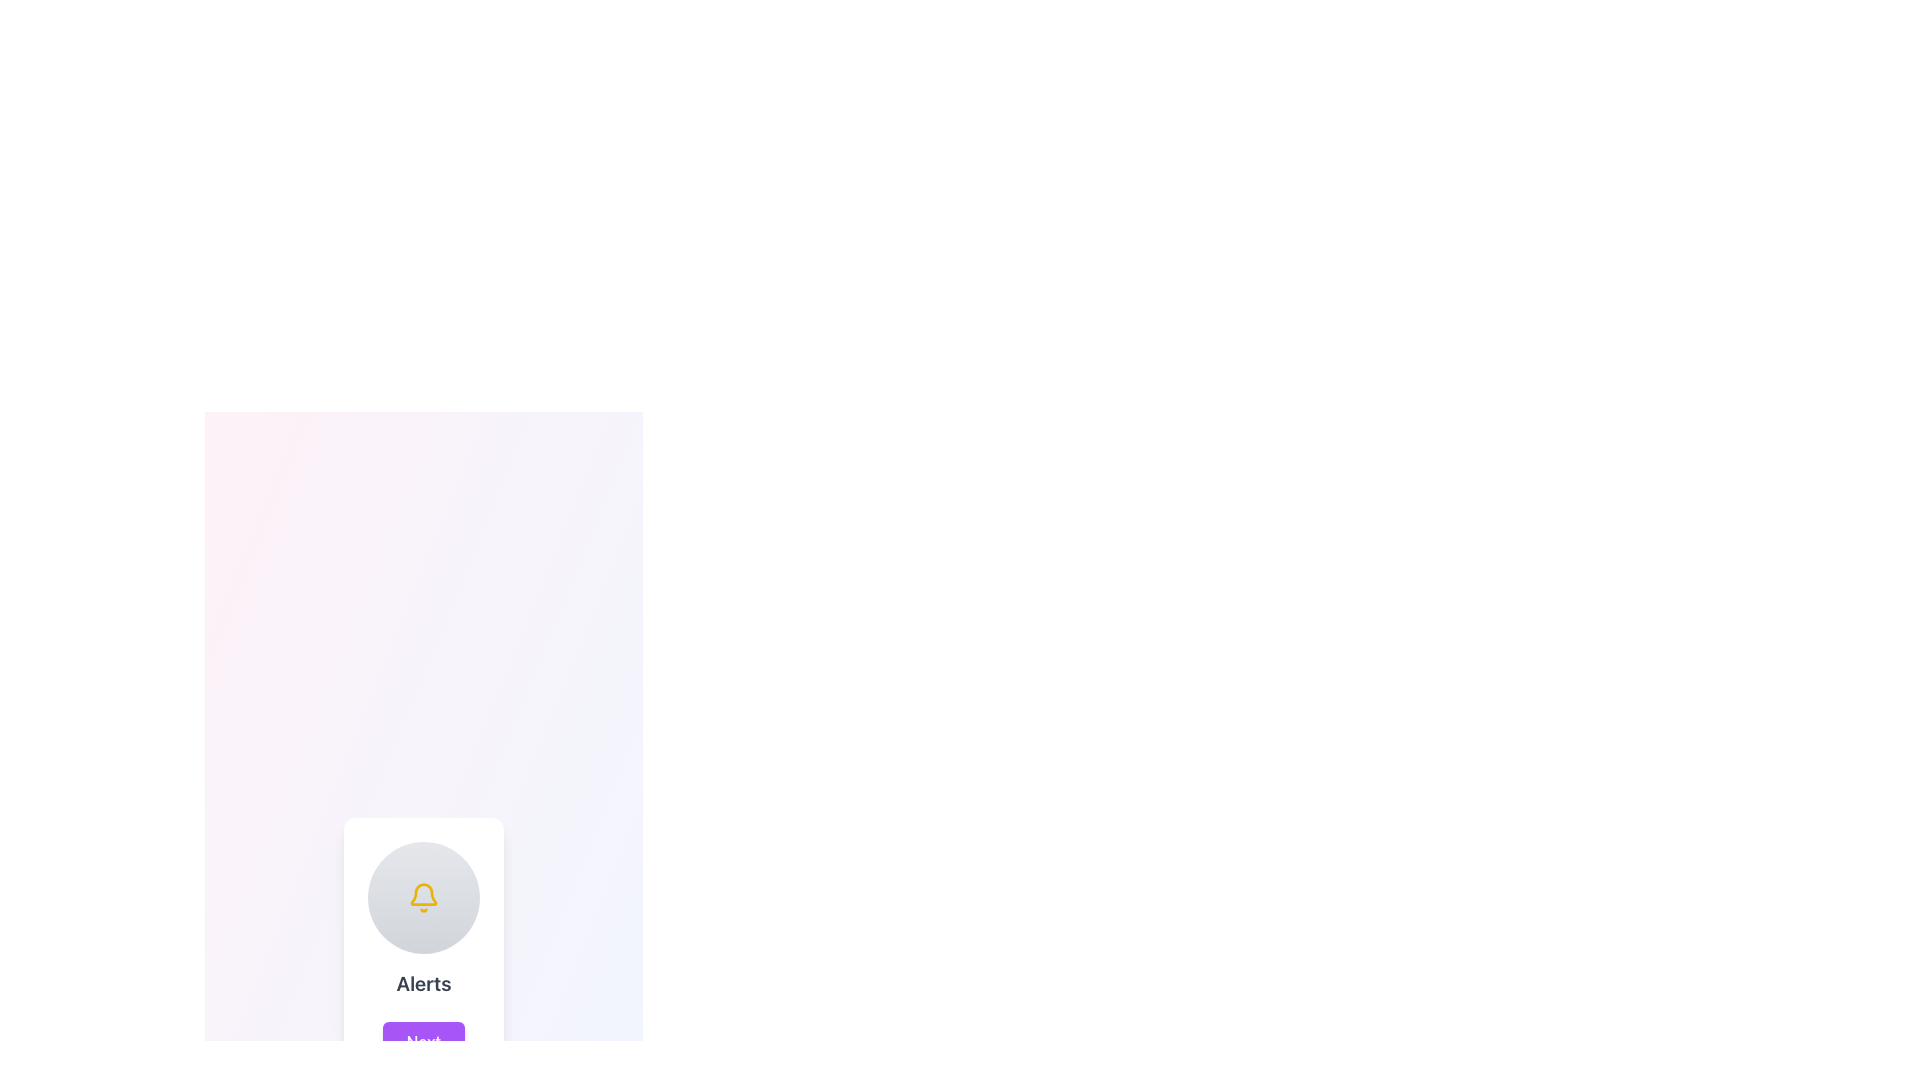  Describe the element at coordinates (422, 1040) in the screenshot. I see `the 'Next' button located at the bottom of the alerts card to highlight it for user interaction` at that location.